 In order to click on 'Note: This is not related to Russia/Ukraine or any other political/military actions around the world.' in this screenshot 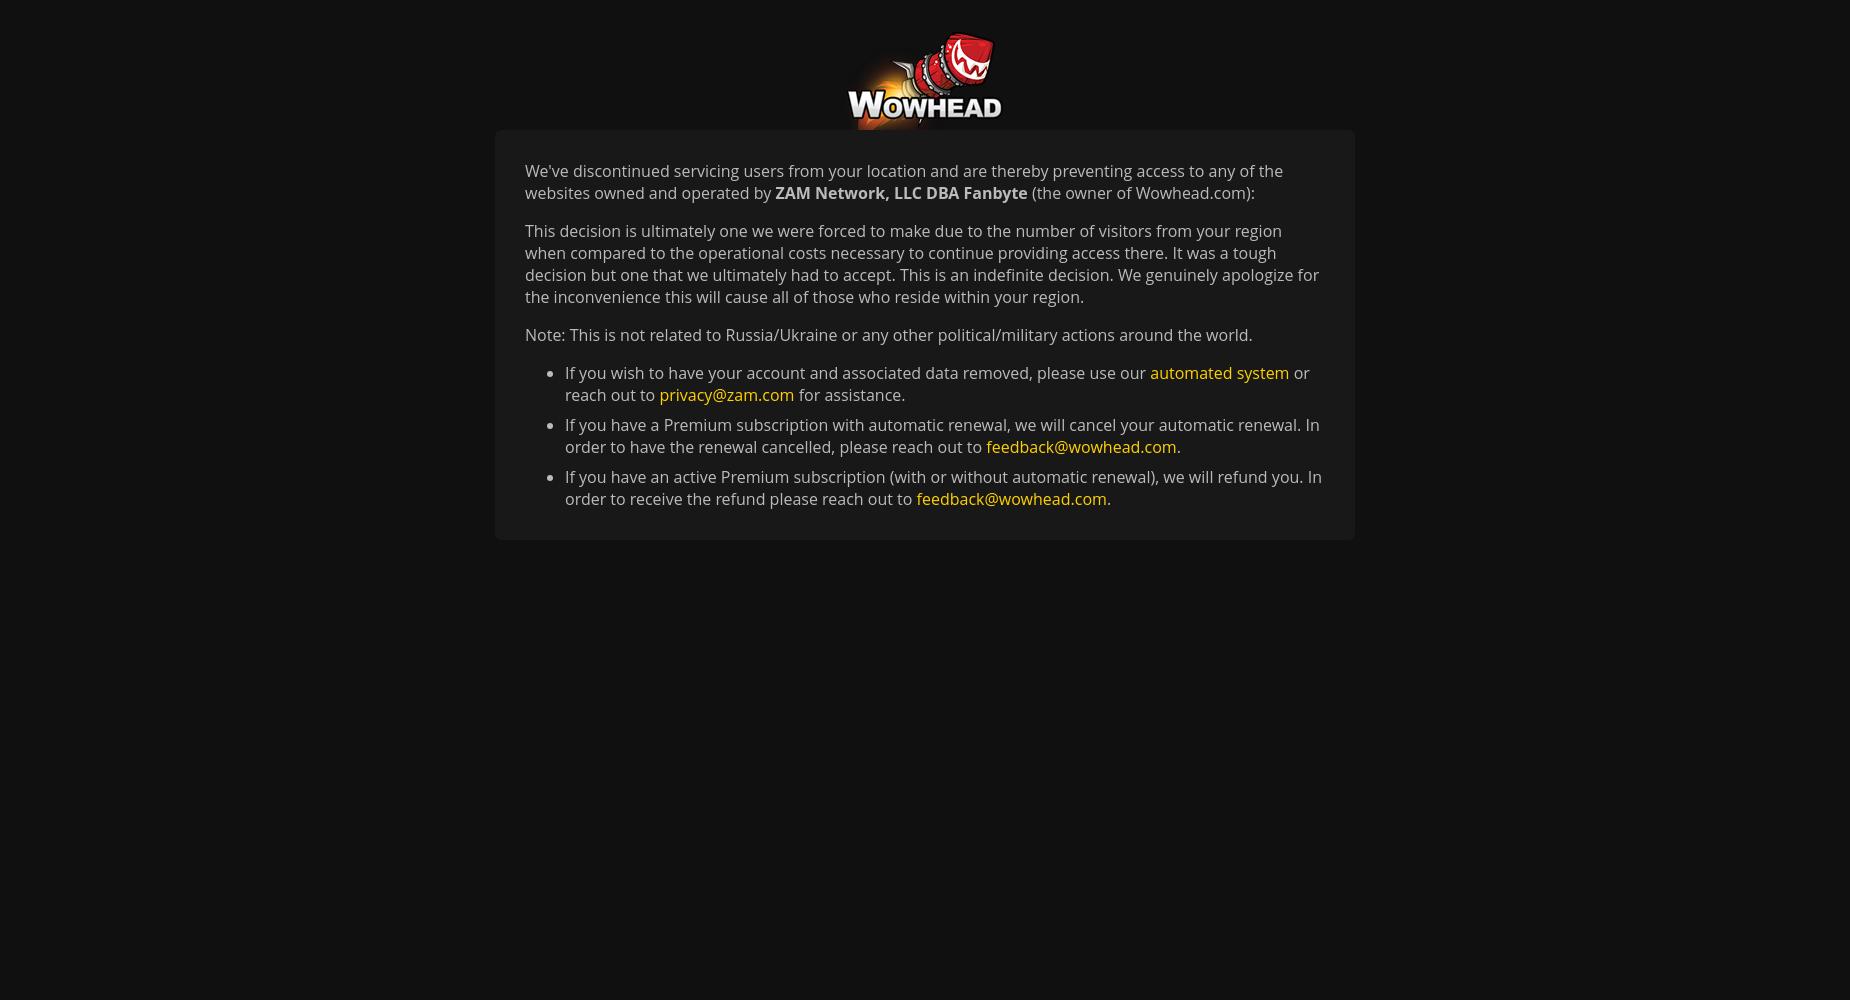, I will do `click(888, 334)`.